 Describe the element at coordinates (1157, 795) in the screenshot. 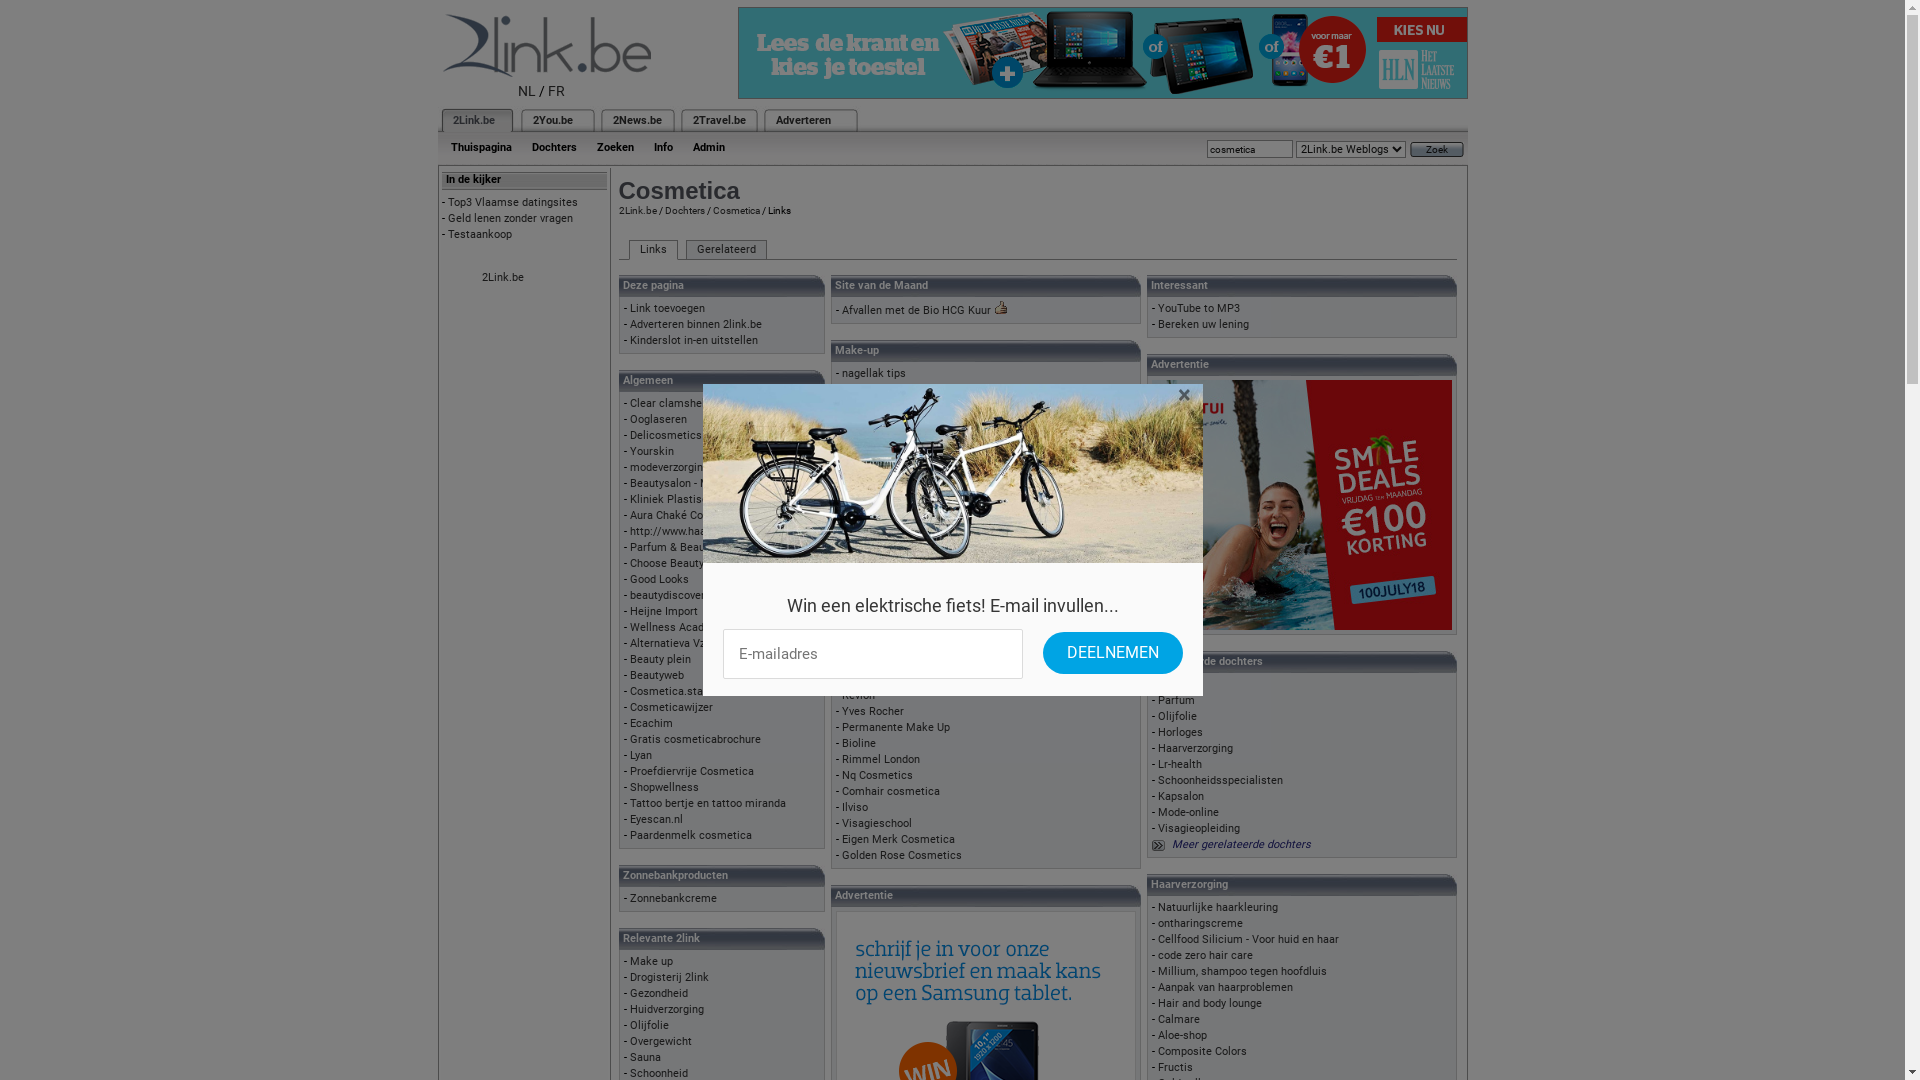

I see `'Kapsalon'` at that location.